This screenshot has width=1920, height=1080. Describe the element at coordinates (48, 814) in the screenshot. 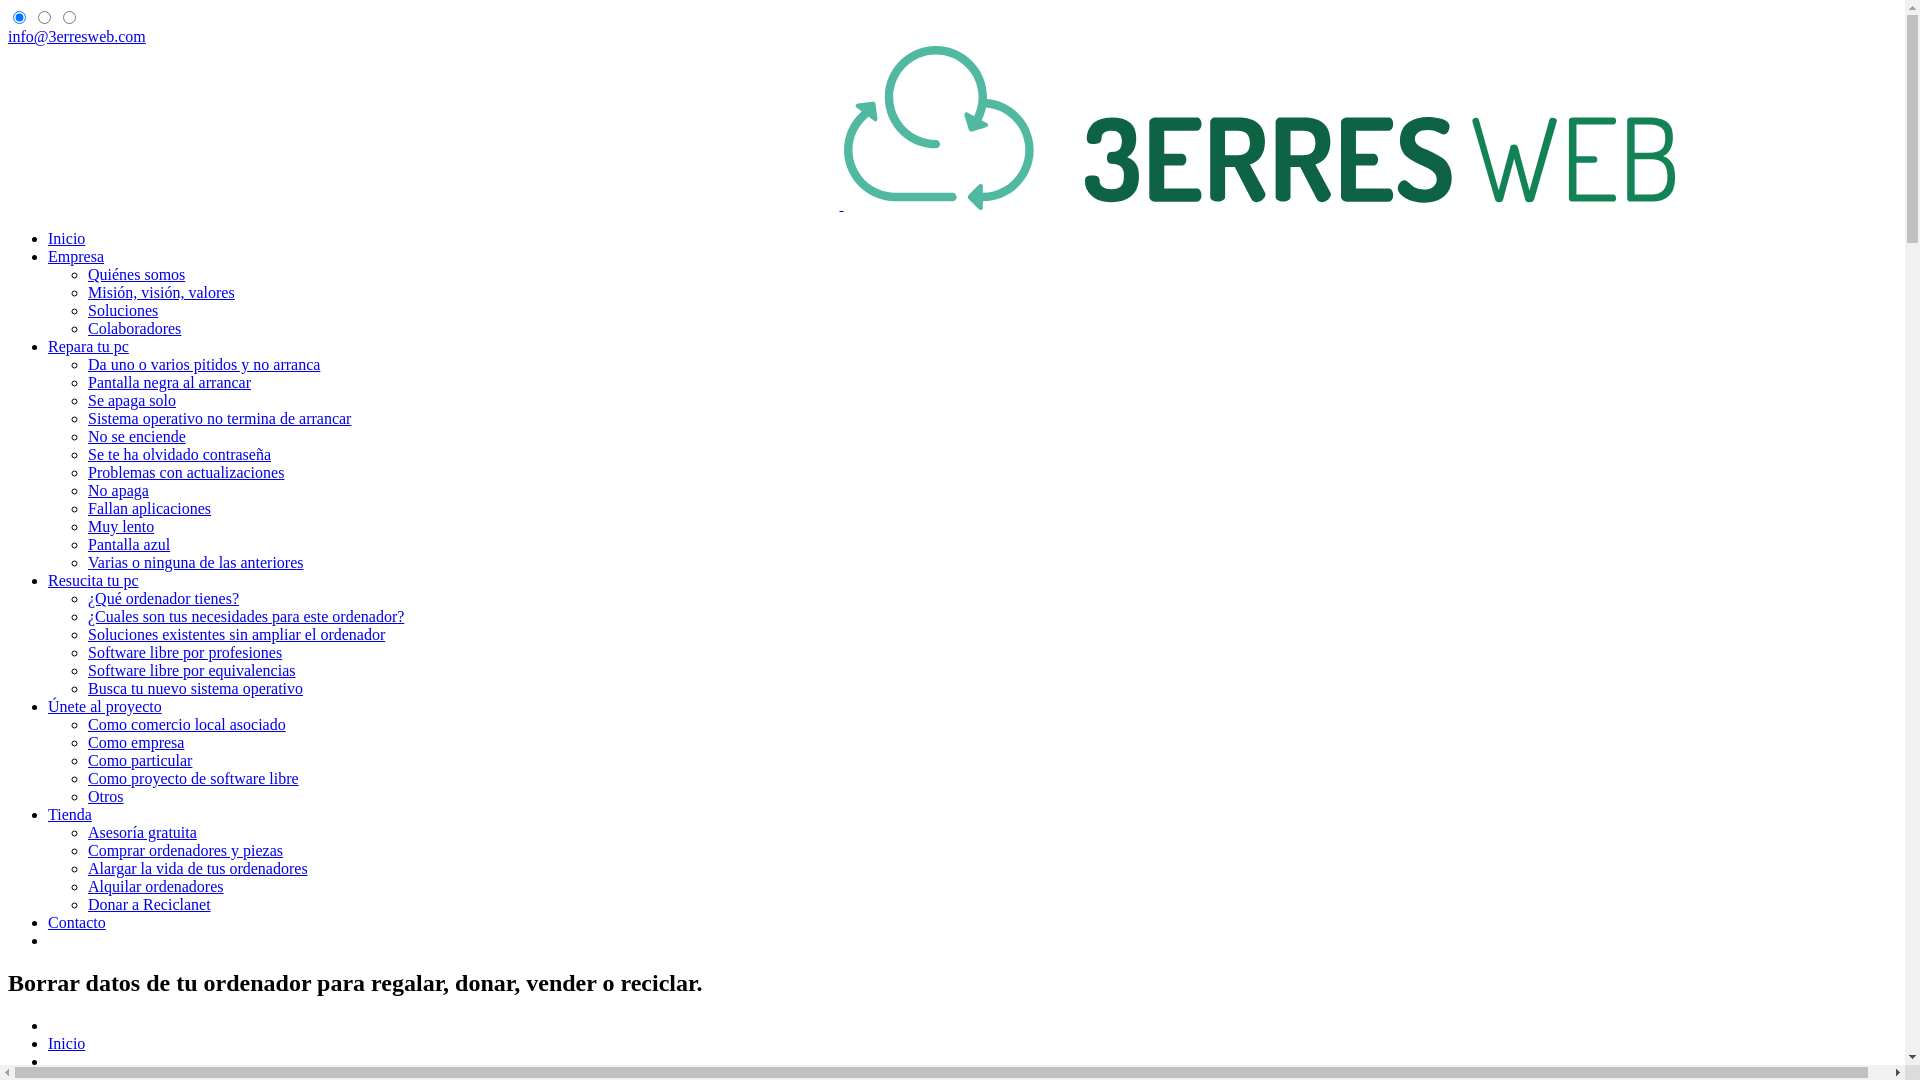

I see `'Tienda'` at that location.